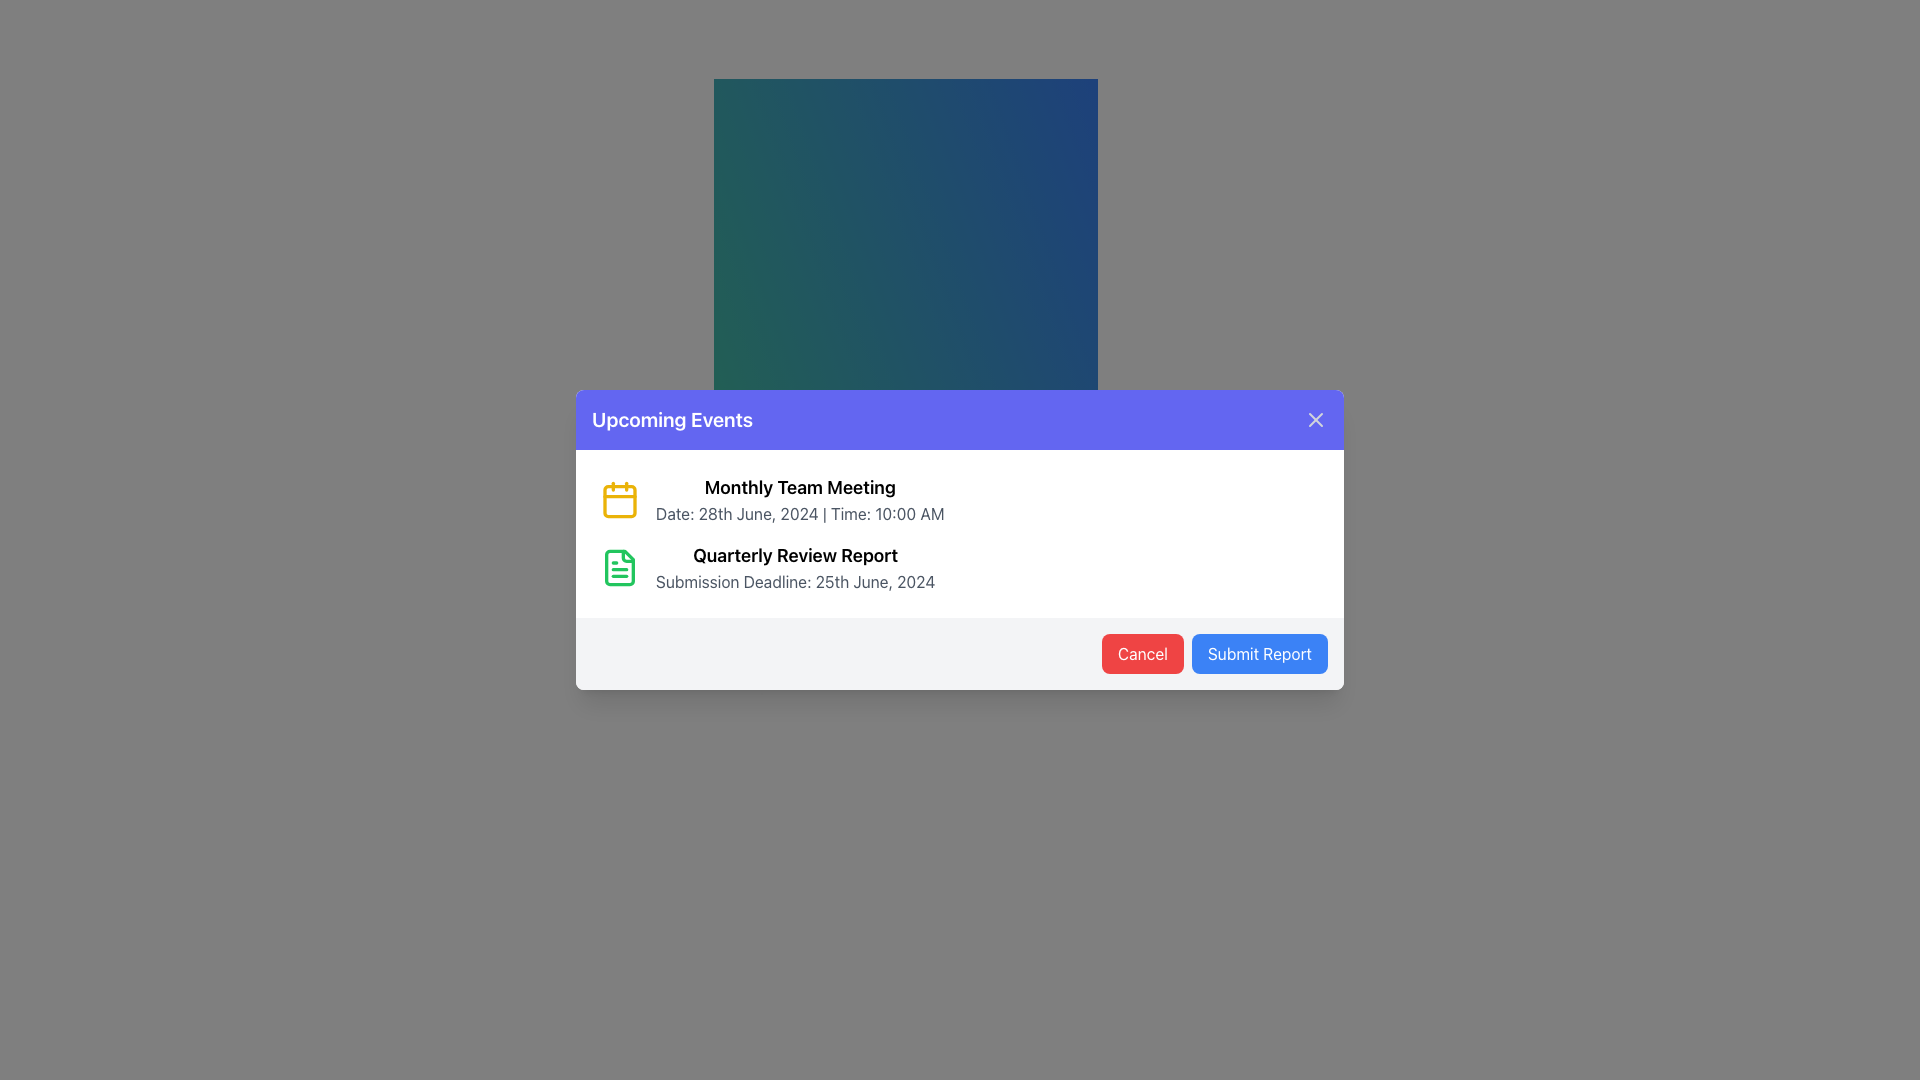  I want to click on the 'Cancel' button located in the lower-right section of the modal dialog interface, so click(1142, 654).